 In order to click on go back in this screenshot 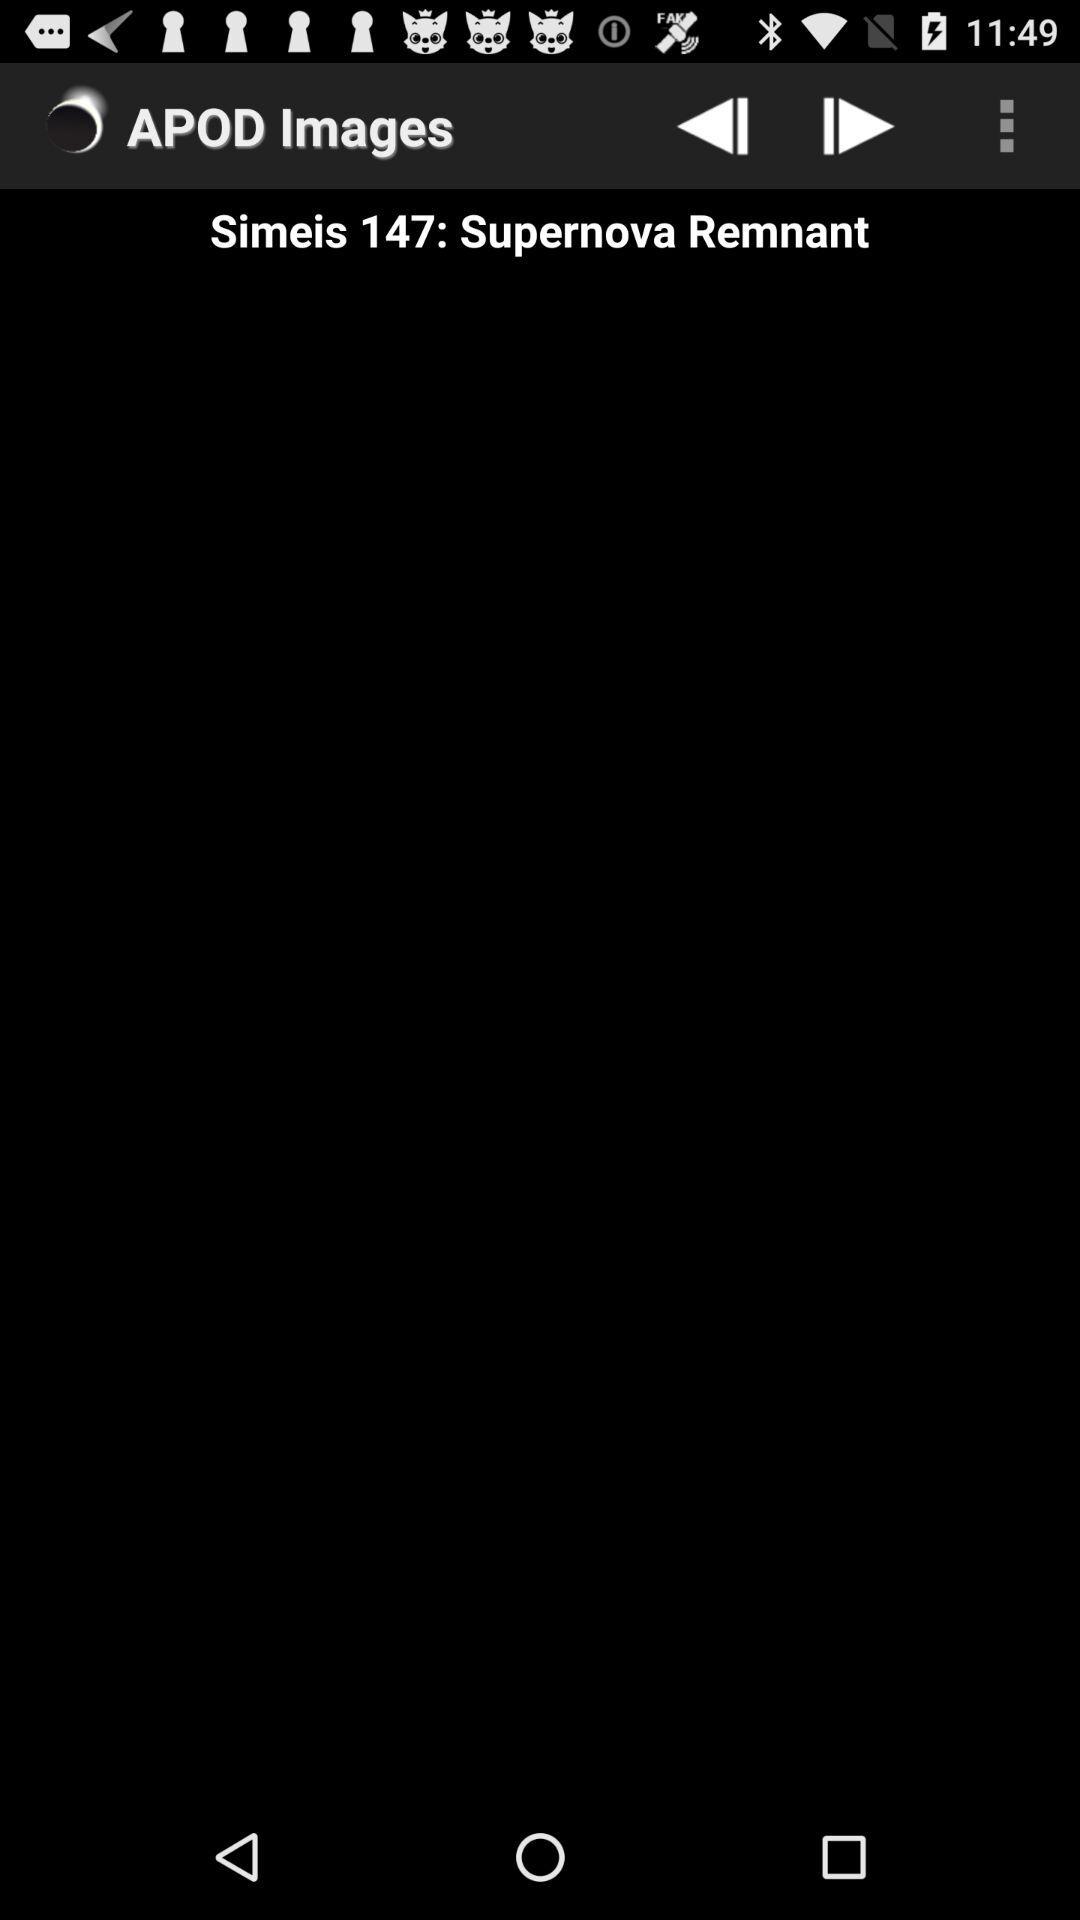, I will do `click(711, 124)`.